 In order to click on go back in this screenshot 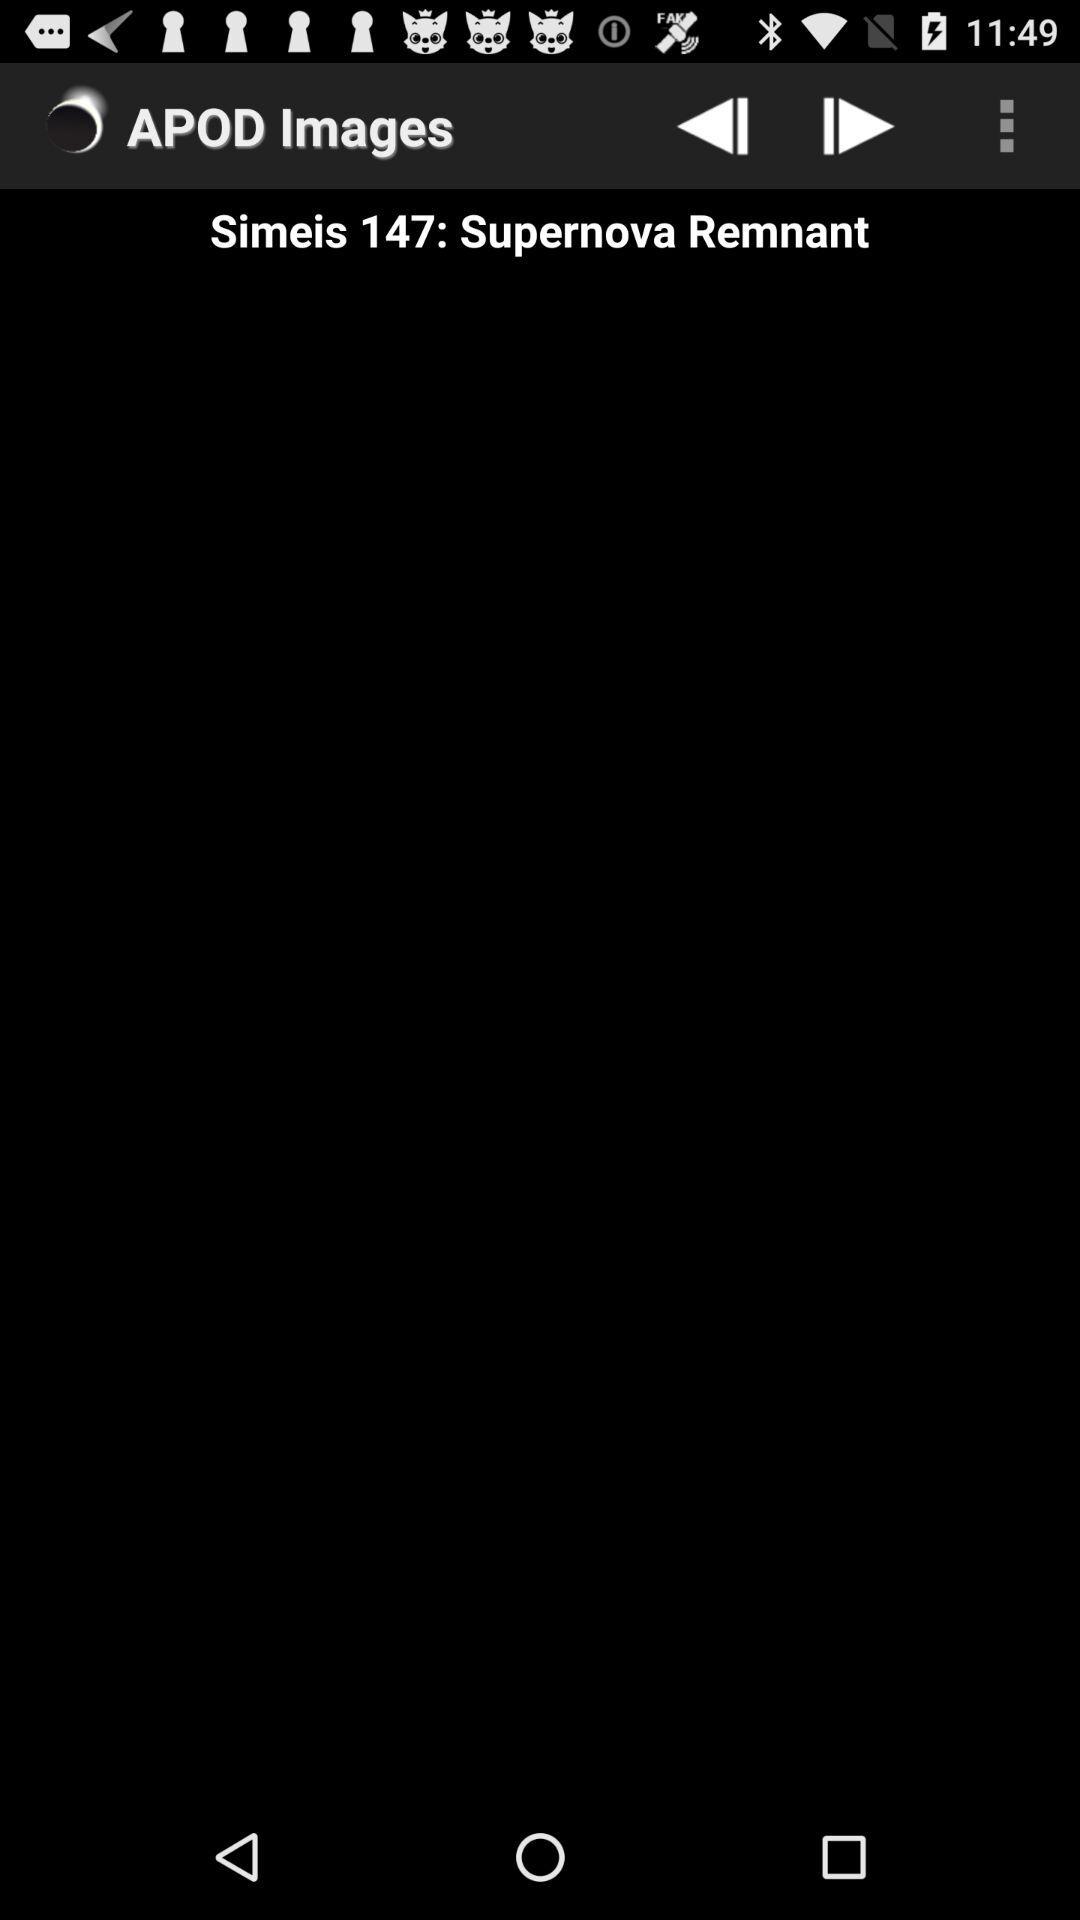, I will do `click(711, 124)`.